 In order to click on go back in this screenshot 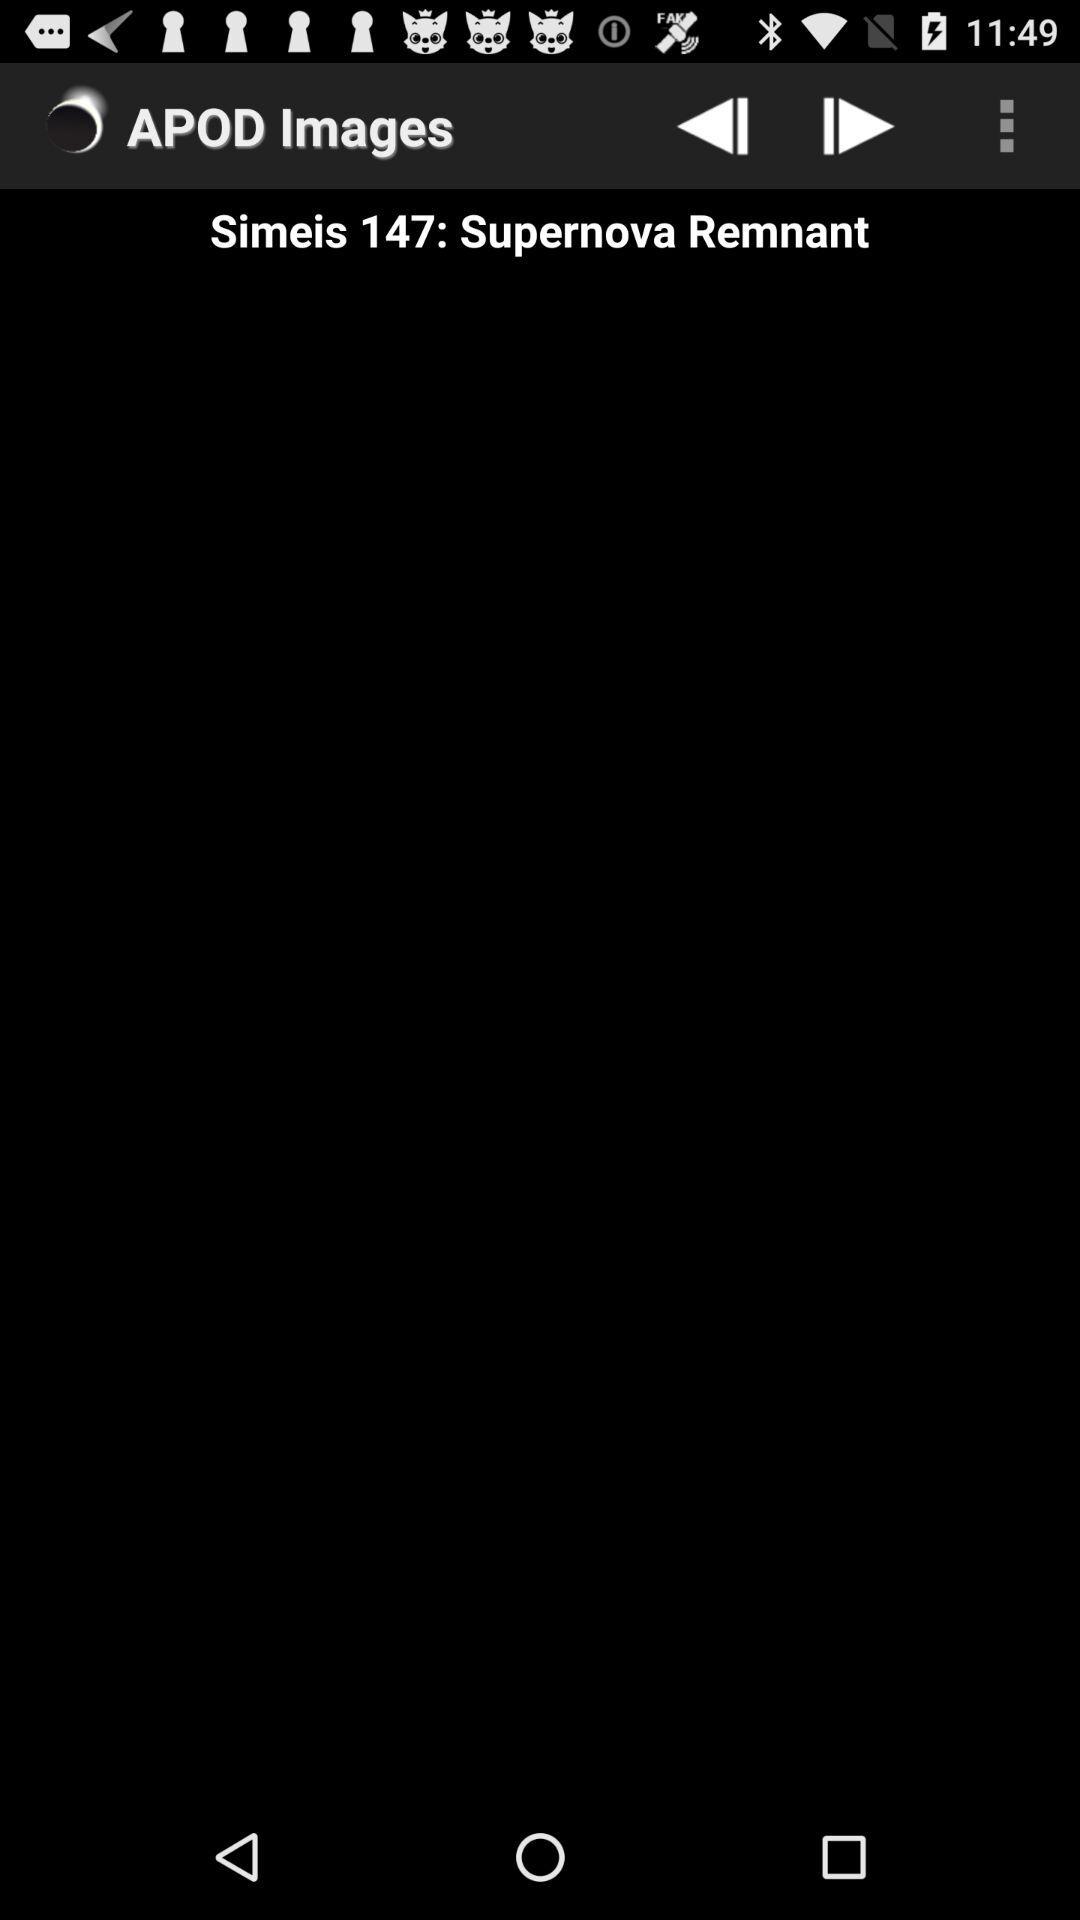, I will do `click(711, 124)`.